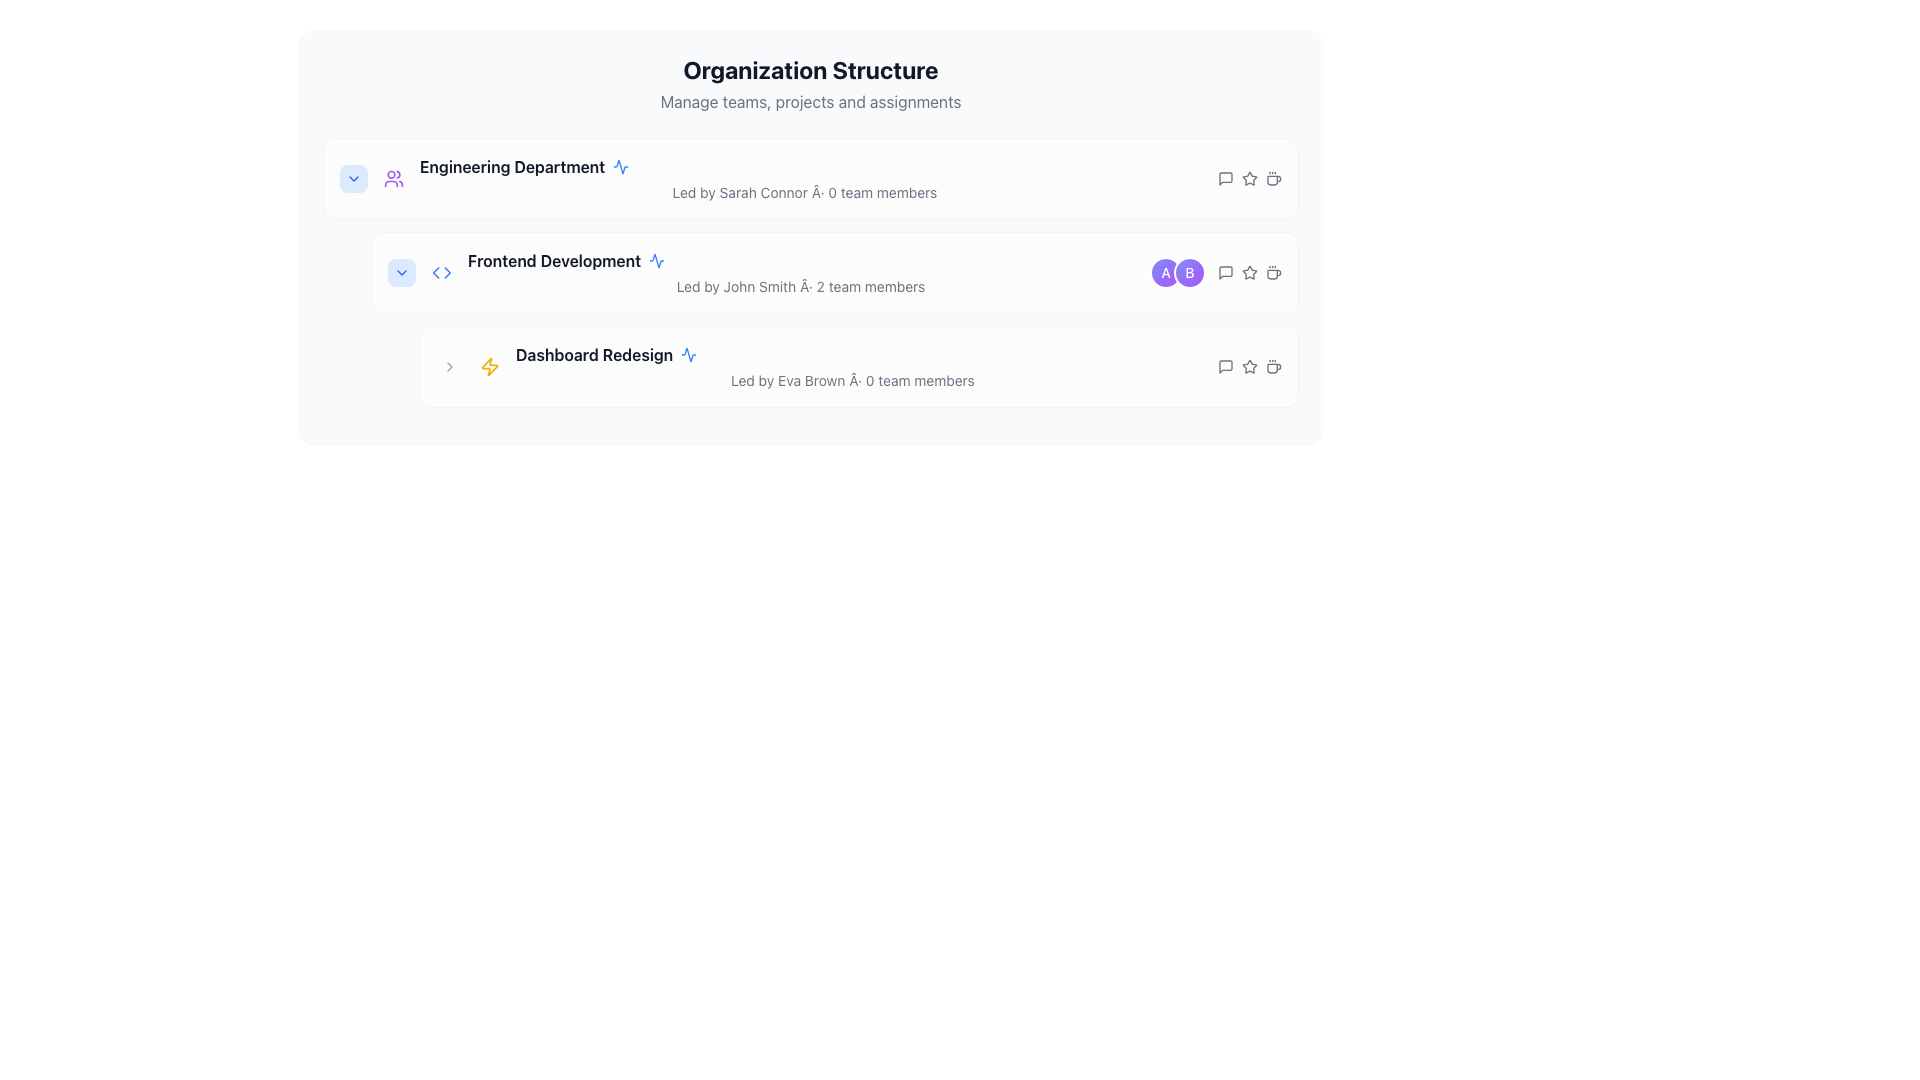  I want to click on text label 'Dashboard Redesign' located under the 'Frontend Development' section, positioned in a horizontal row with icons on either side, so click(593, 353).